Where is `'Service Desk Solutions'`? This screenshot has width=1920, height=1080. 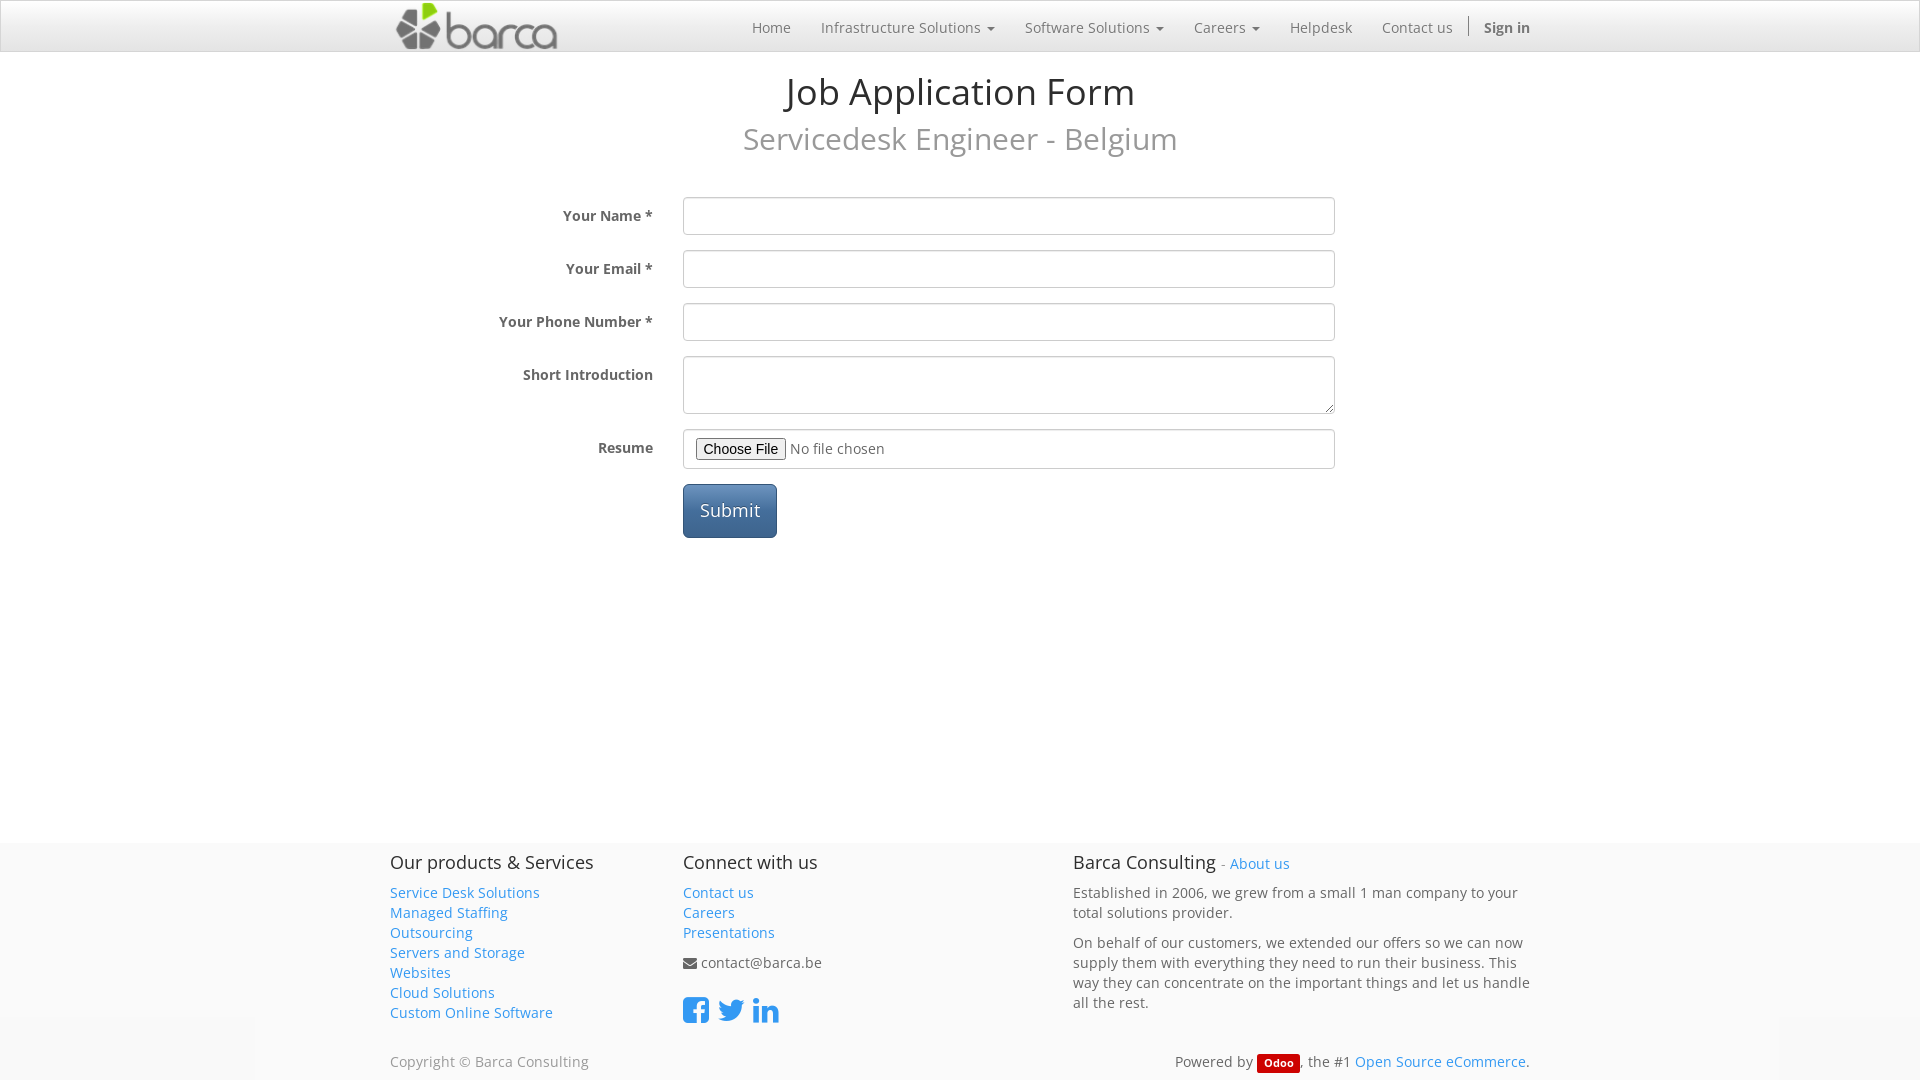 'Service Desk Solutions' is located at coordinates (464, 891).